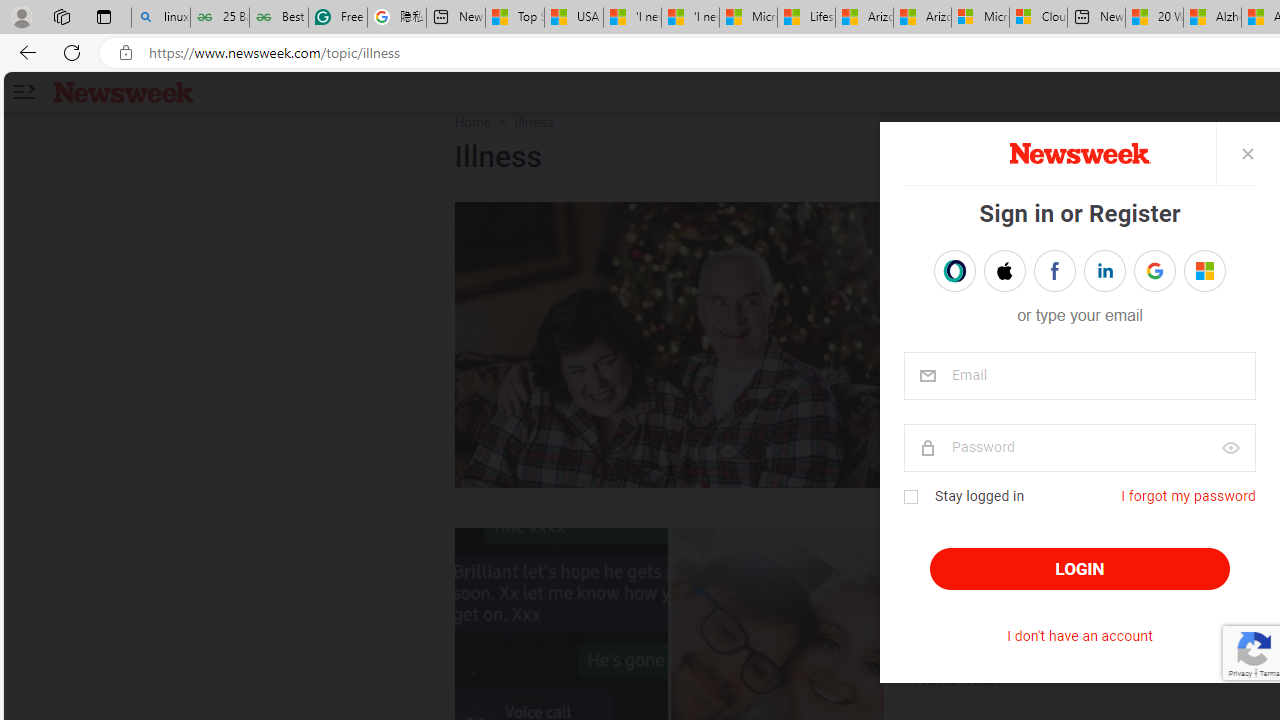 The image size is (1280, 720). What do you see at coordinates (1053, 271) in the screenshot?
I see `'Sign in with FACEBOOK'` at bounding box center [1053, 271].